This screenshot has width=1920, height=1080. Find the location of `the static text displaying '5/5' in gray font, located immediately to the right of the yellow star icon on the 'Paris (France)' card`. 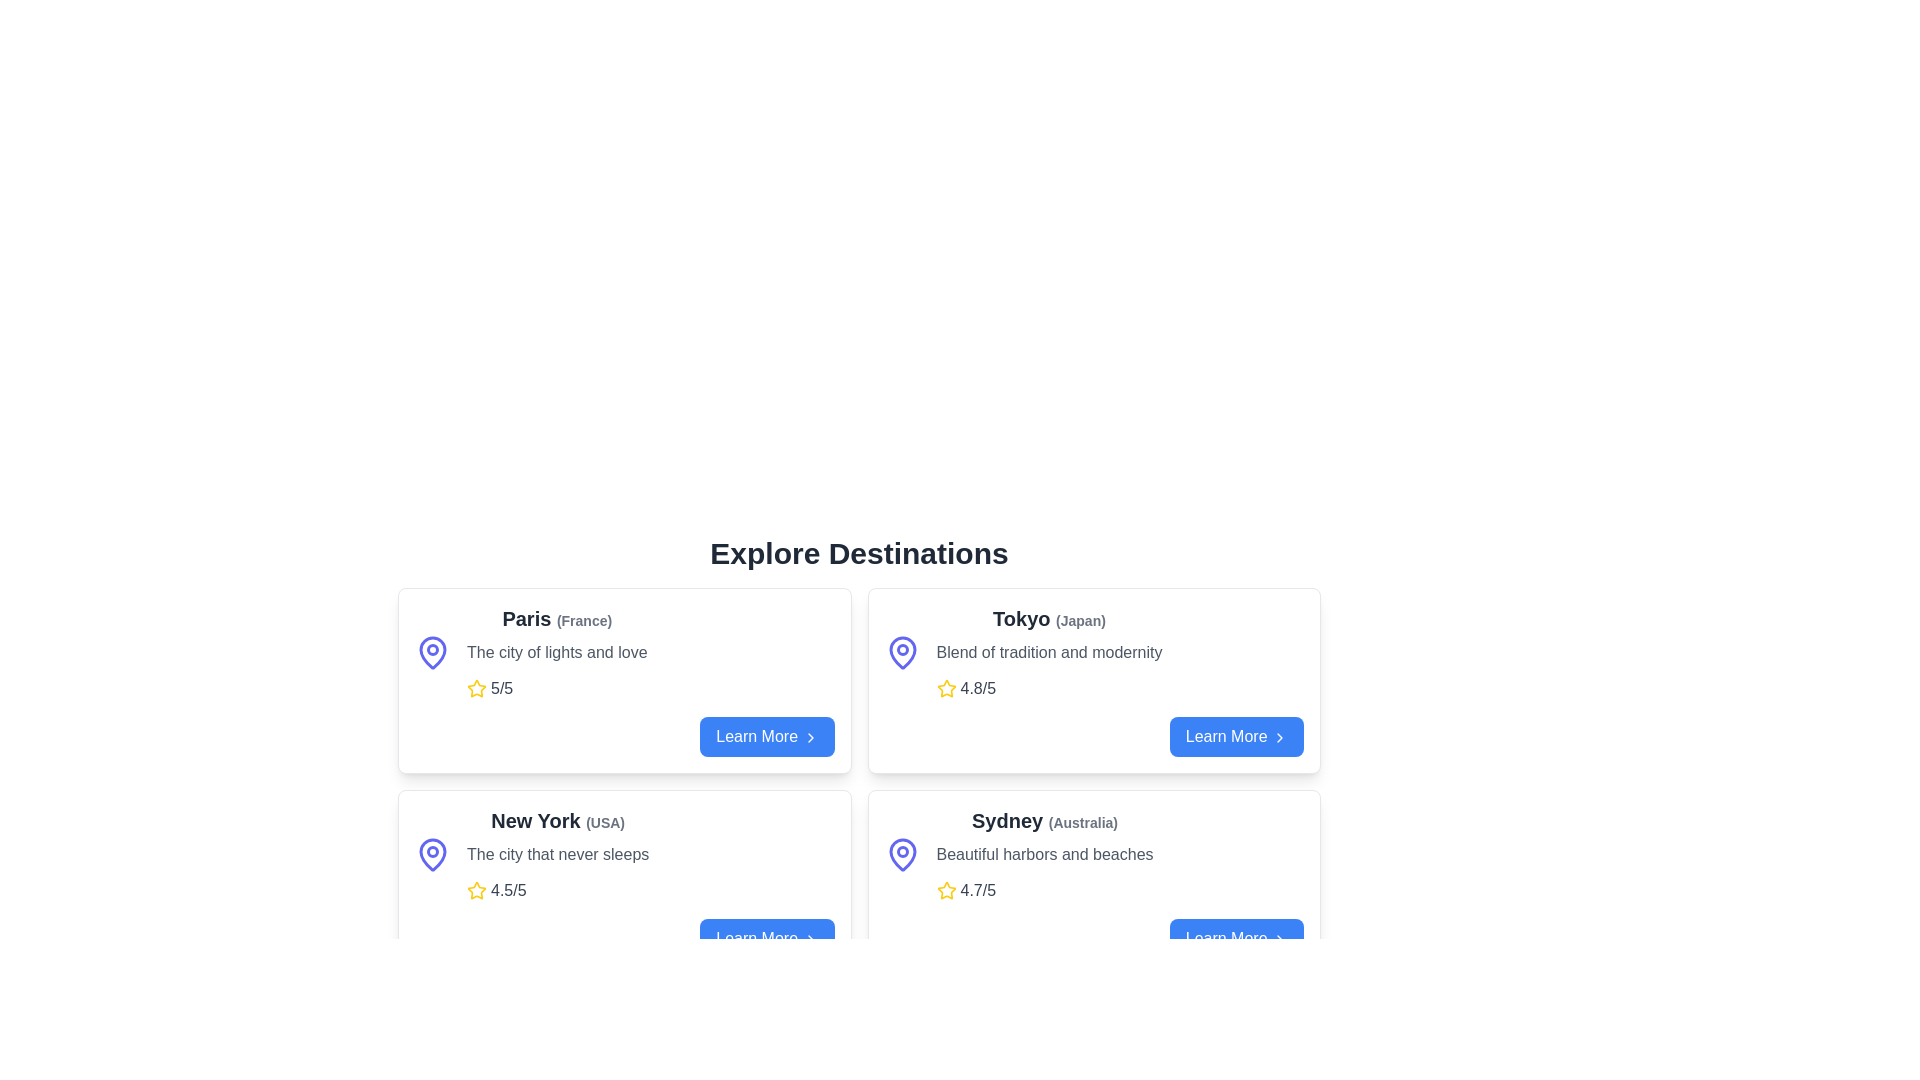

the static text displaying '5/5' in gray font, located immediately to the right of the yellow star icon on the 'Paris (France)' card is located at coordinates (502, 688).